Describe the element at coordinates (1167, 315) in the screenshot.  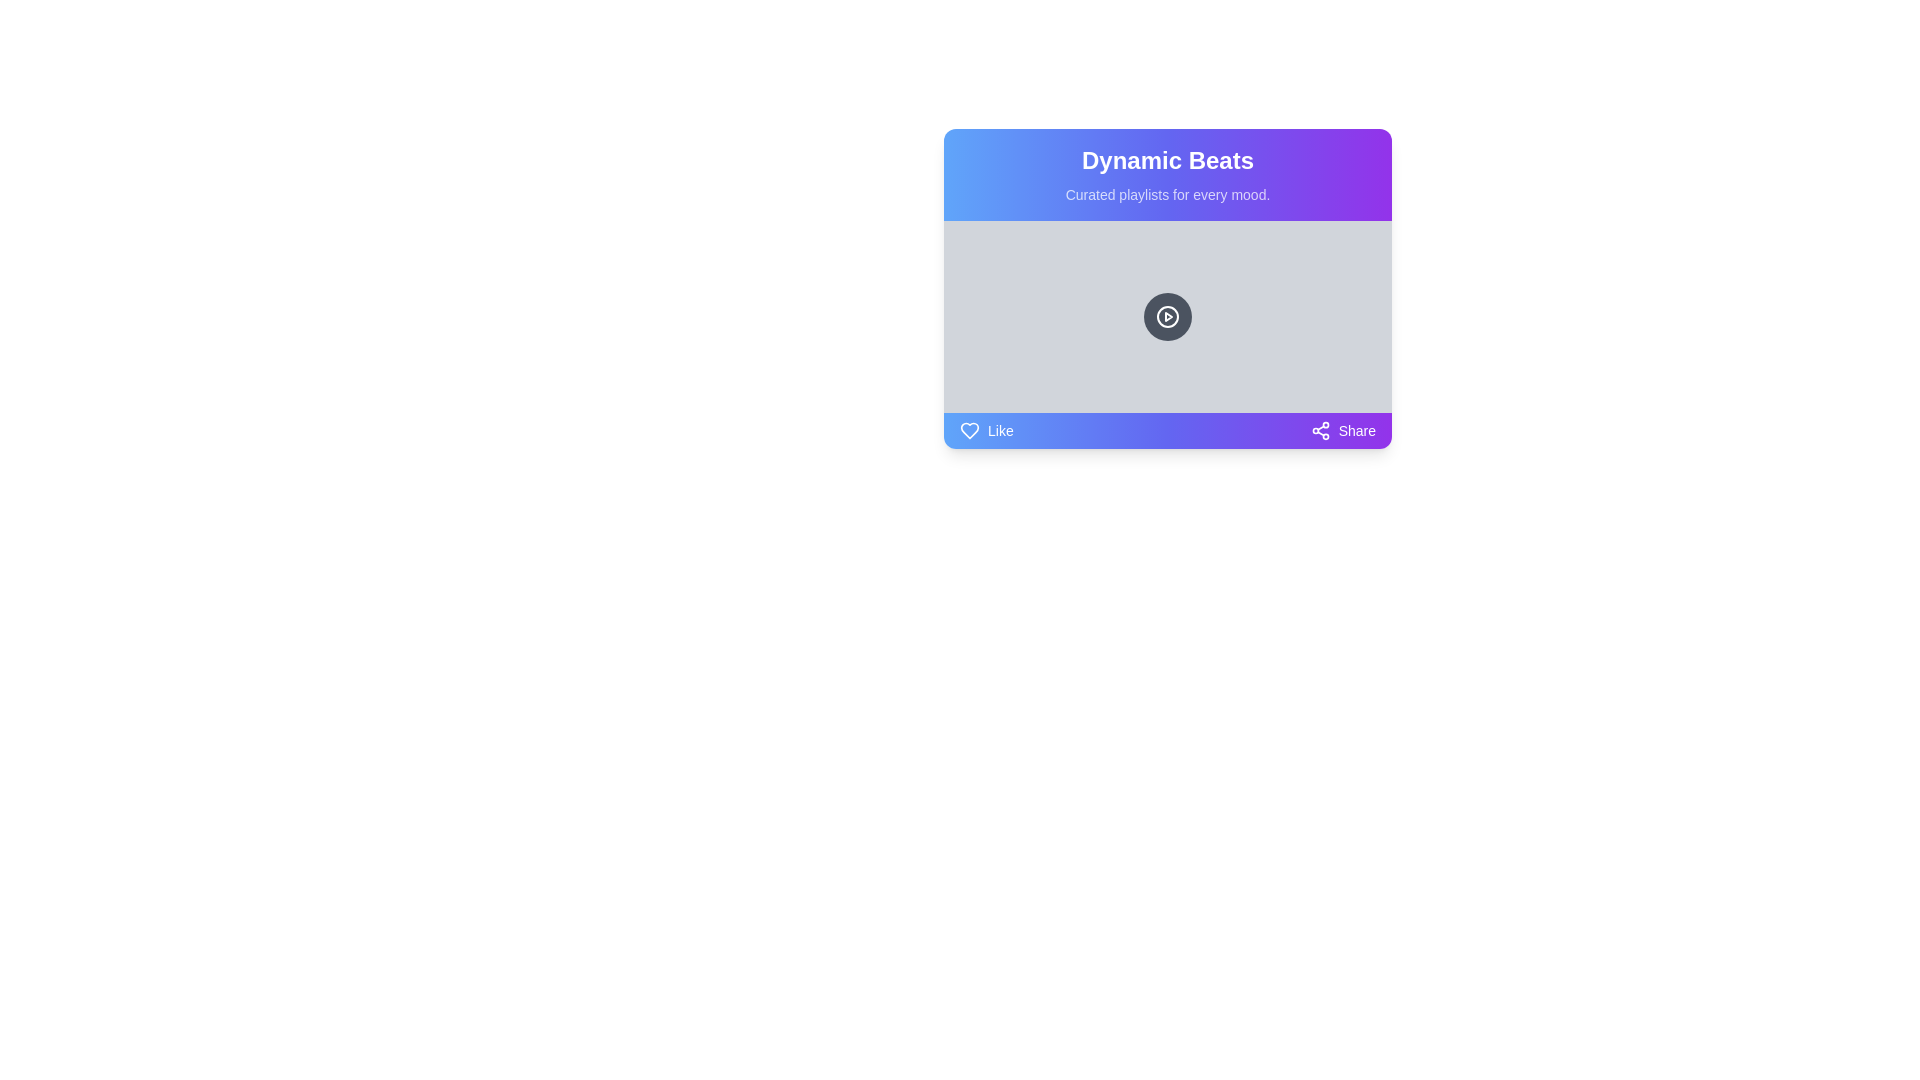
I see `the circular play button located at the center of the card component` at that location.